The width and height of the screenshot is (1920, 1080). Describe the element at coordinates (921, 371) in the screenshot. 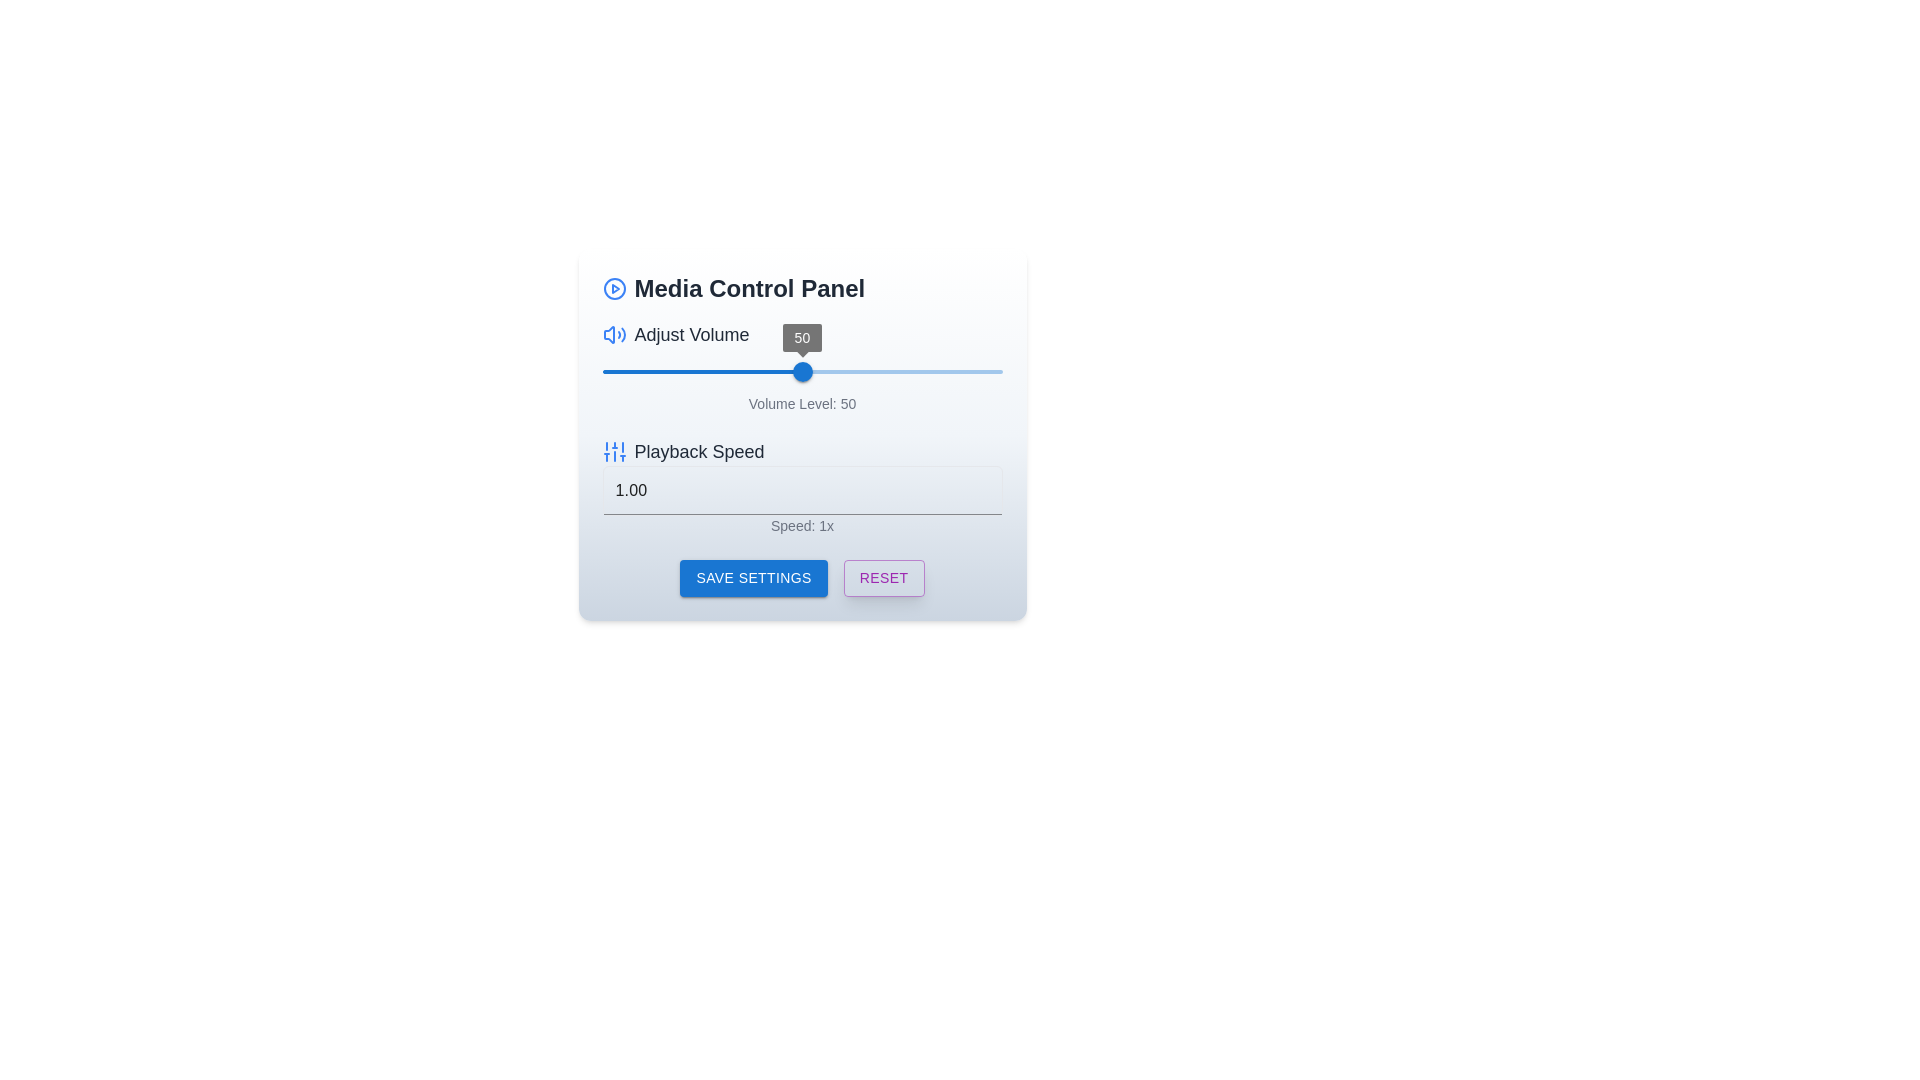

I see `volume` at that location.